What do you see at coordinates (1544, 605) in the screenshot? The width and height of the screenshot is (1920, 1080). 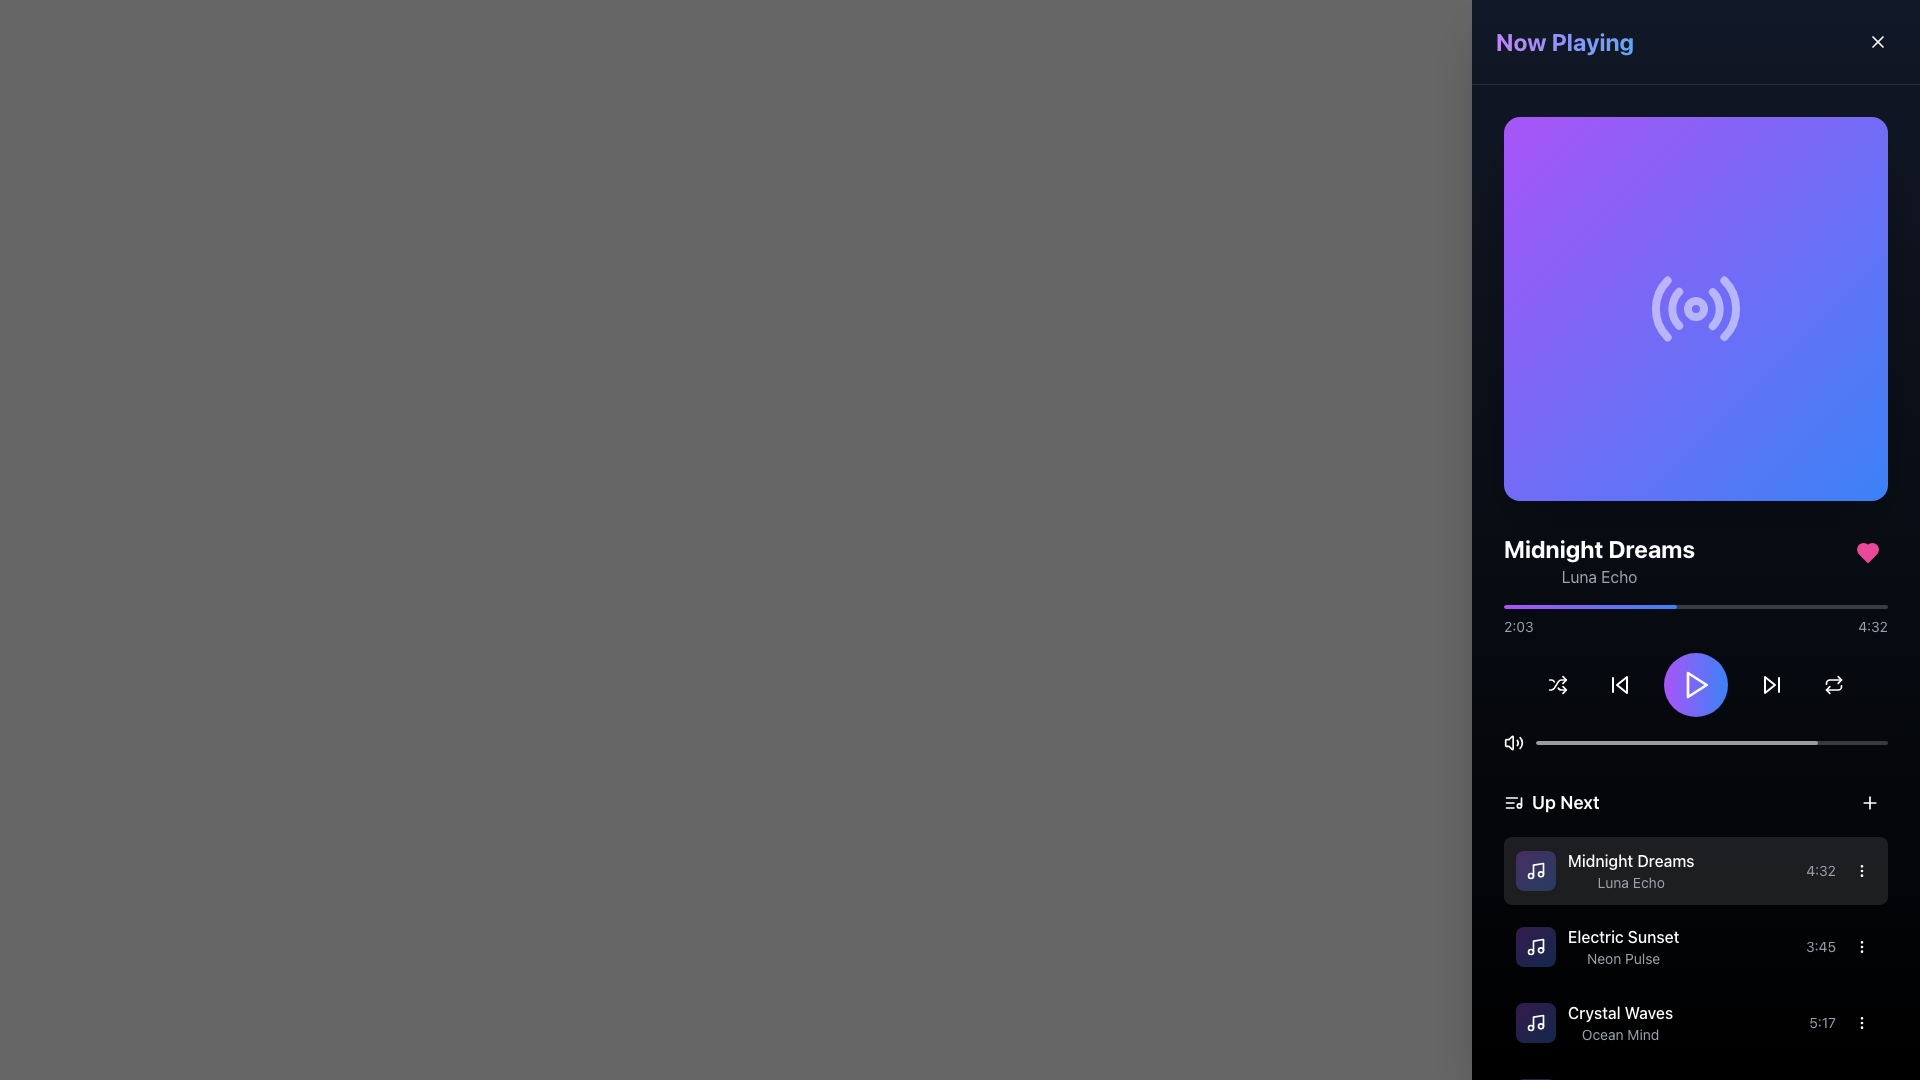 I see `the playback position` at bounding box center [1544, 605].